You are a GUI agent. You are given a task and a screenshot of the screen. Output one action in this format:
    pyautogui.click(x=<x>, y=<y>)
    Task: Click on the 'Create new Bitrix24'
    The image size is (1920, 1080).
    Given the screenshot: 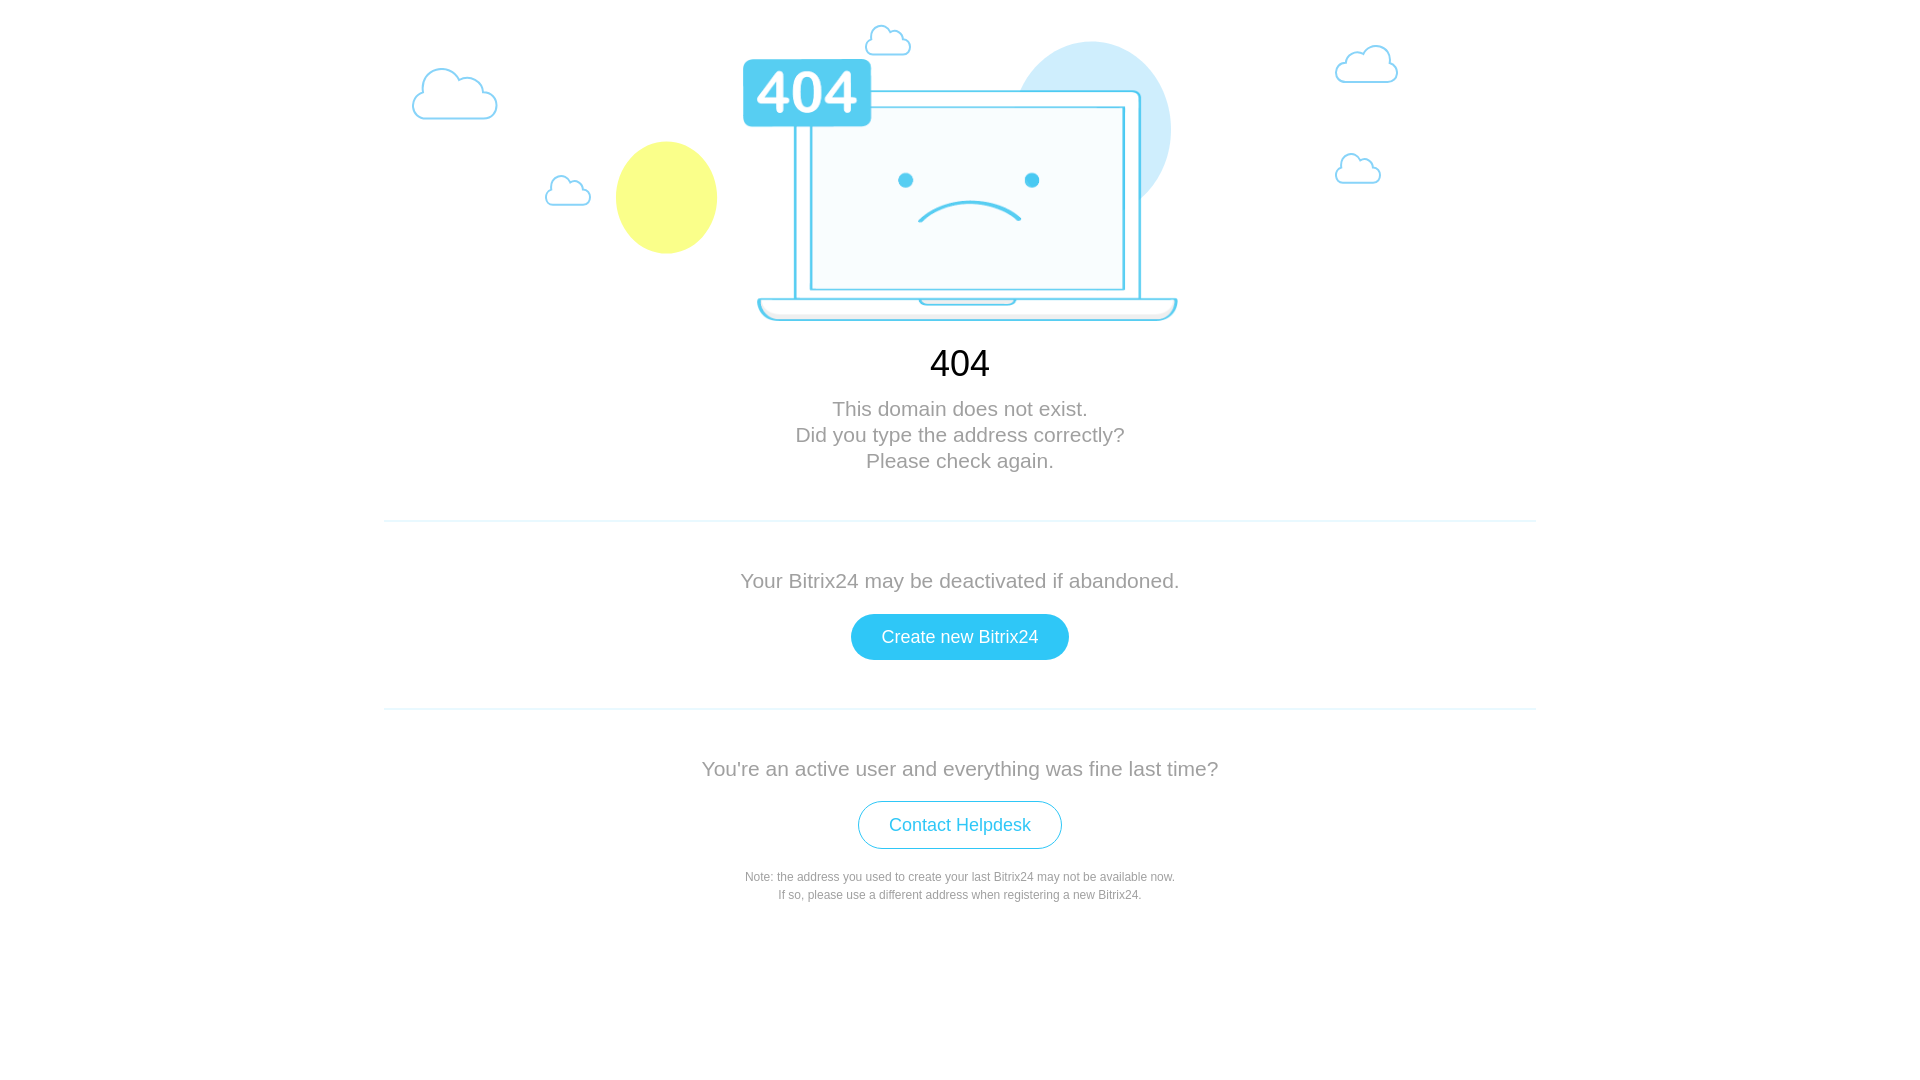 What is the action you would take?
    pyautogui.click(x=958, y=636)
    